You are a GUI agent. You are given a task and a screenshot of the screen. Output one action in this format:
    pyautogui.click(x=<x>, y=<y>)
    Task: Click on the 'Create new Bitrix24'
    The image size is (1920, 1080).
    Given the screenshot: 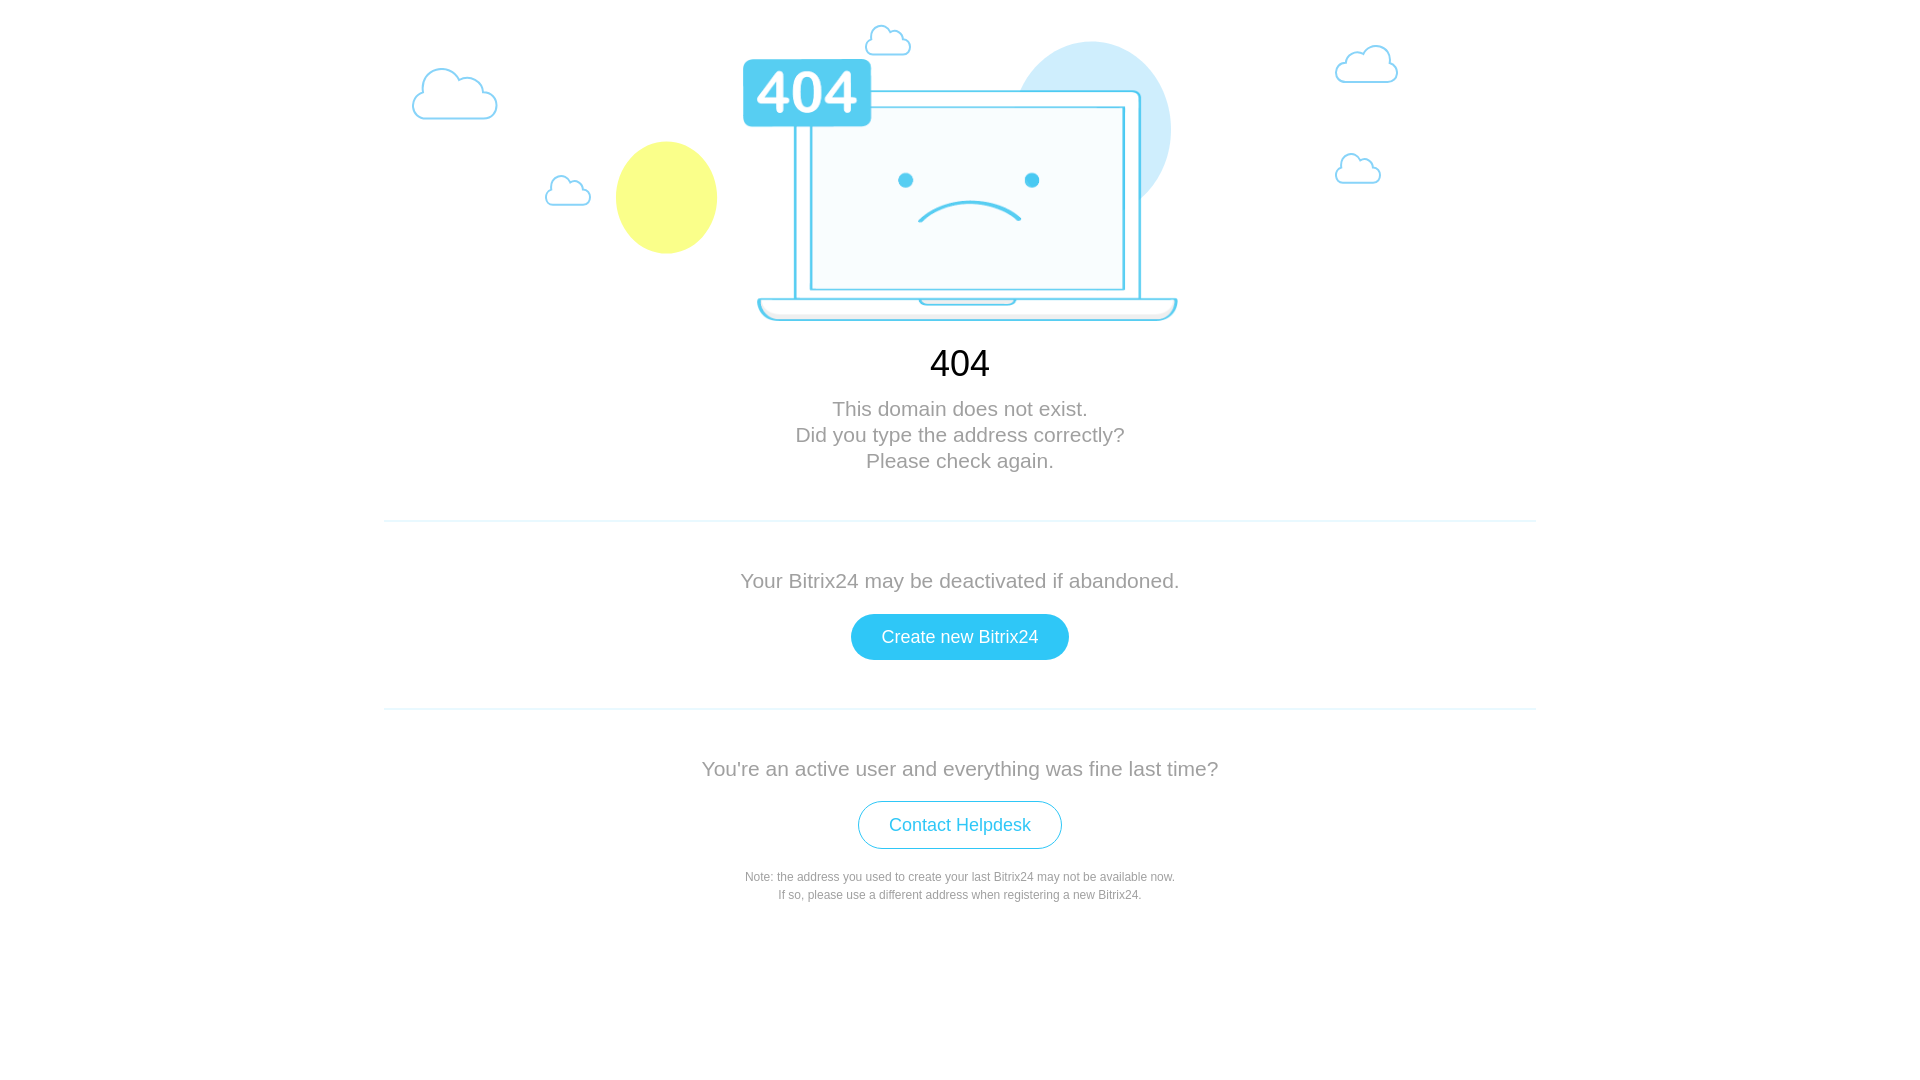 What is the action you would take?
    pyautogui.click(x=958, y=636)
    